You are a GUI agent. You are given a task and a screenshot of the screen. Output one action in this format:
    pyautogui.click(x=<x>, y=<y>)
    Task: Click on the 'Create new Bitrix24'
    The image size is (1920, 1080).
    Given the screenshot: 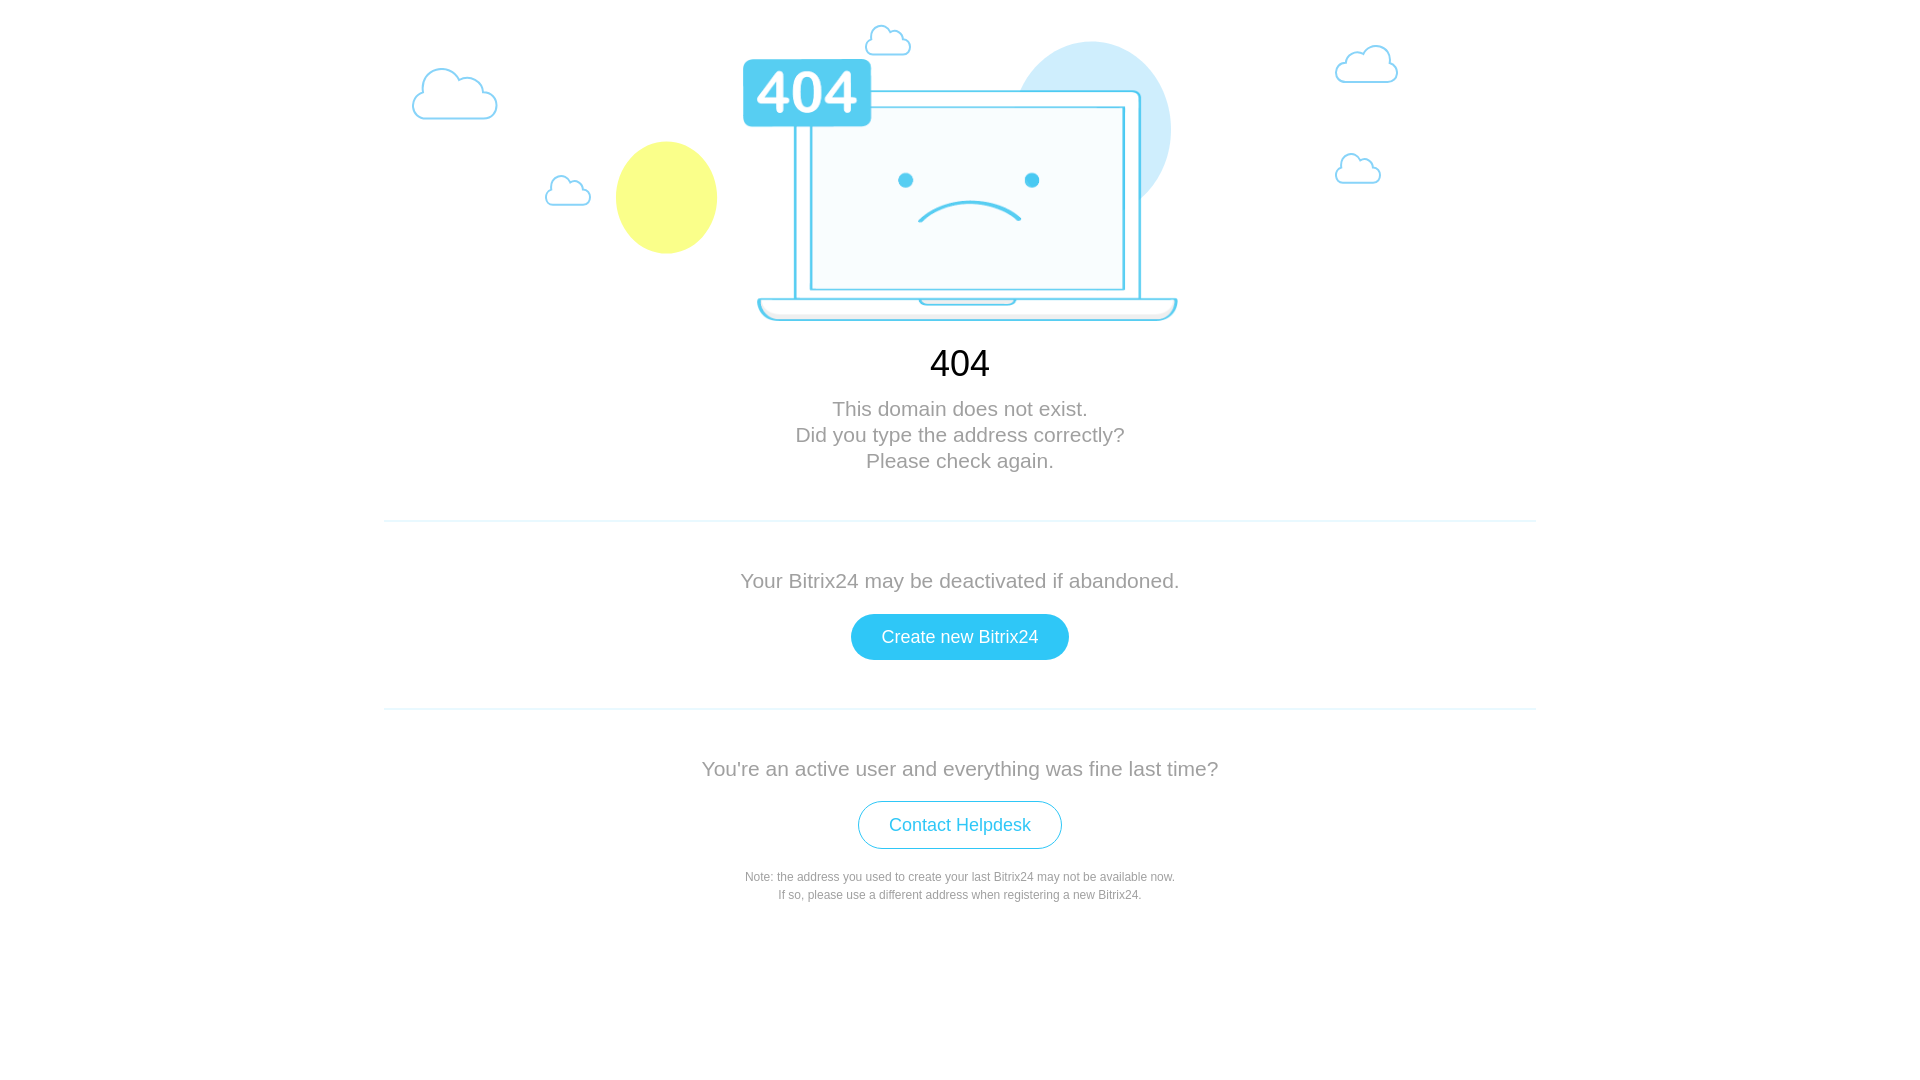 What is the action you would take?
    pyautogui.click(x=958, y=636)
    